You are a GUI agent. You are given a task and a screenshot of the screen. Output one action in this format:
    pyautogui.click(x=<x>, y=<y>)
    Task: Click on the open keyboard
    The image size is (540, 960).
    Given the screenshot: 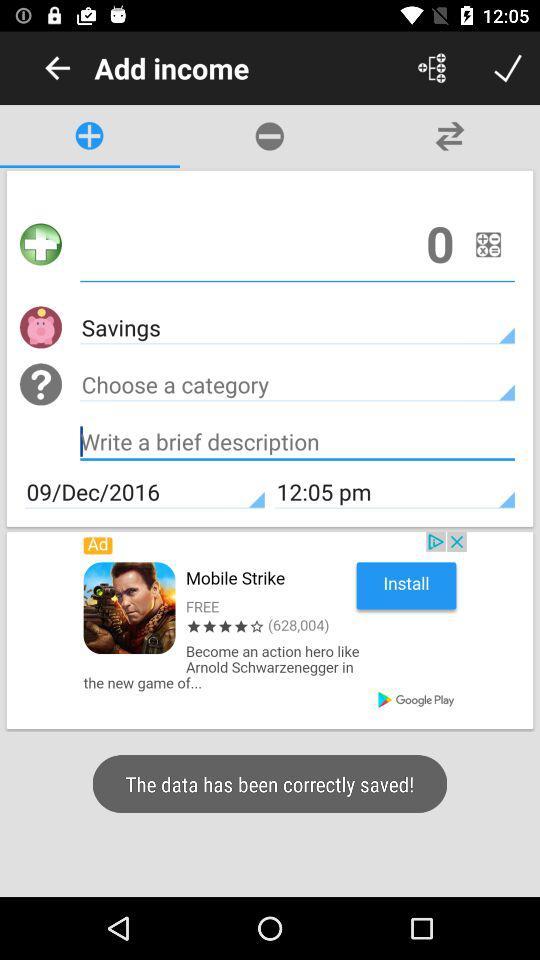 What is the action you would take?
    pyautogui.click(x=296, y=444)
    